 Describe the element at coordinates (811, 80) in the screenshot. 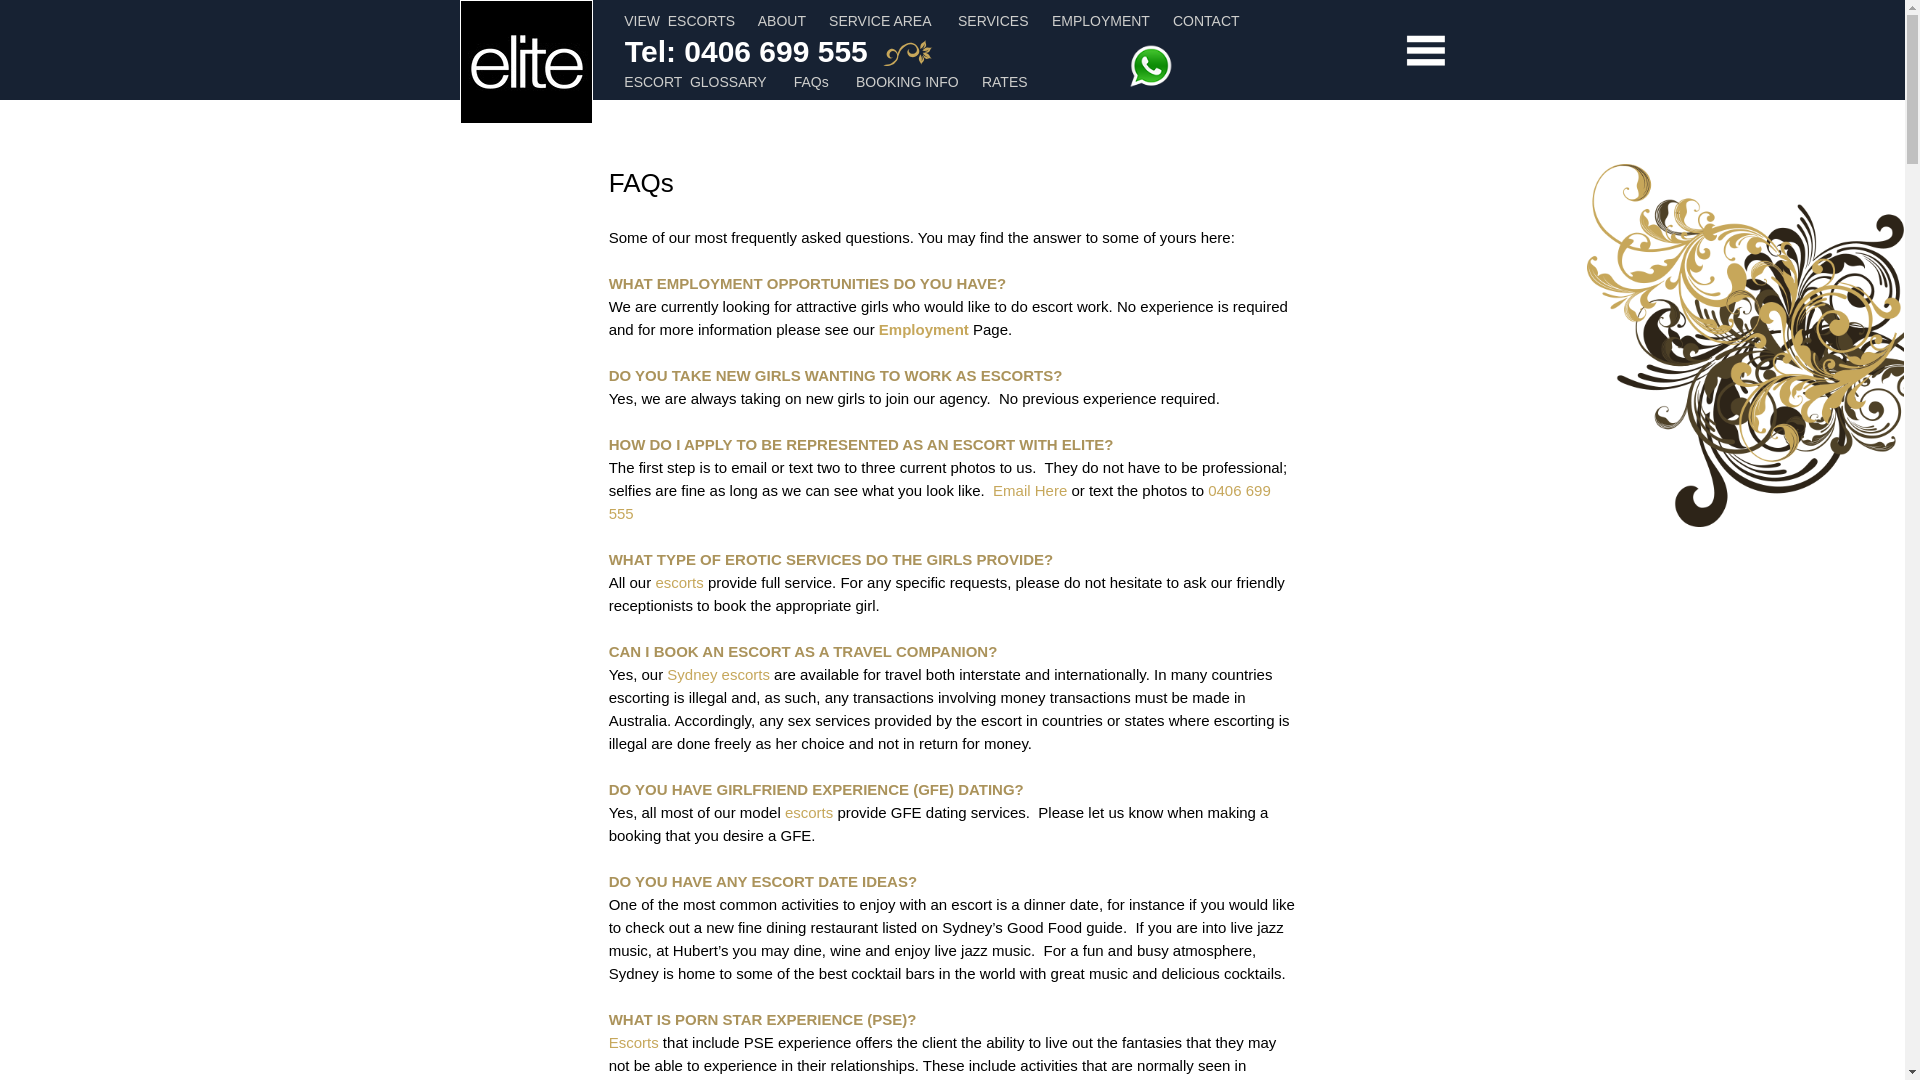

I see `'FAQs'` at that location.